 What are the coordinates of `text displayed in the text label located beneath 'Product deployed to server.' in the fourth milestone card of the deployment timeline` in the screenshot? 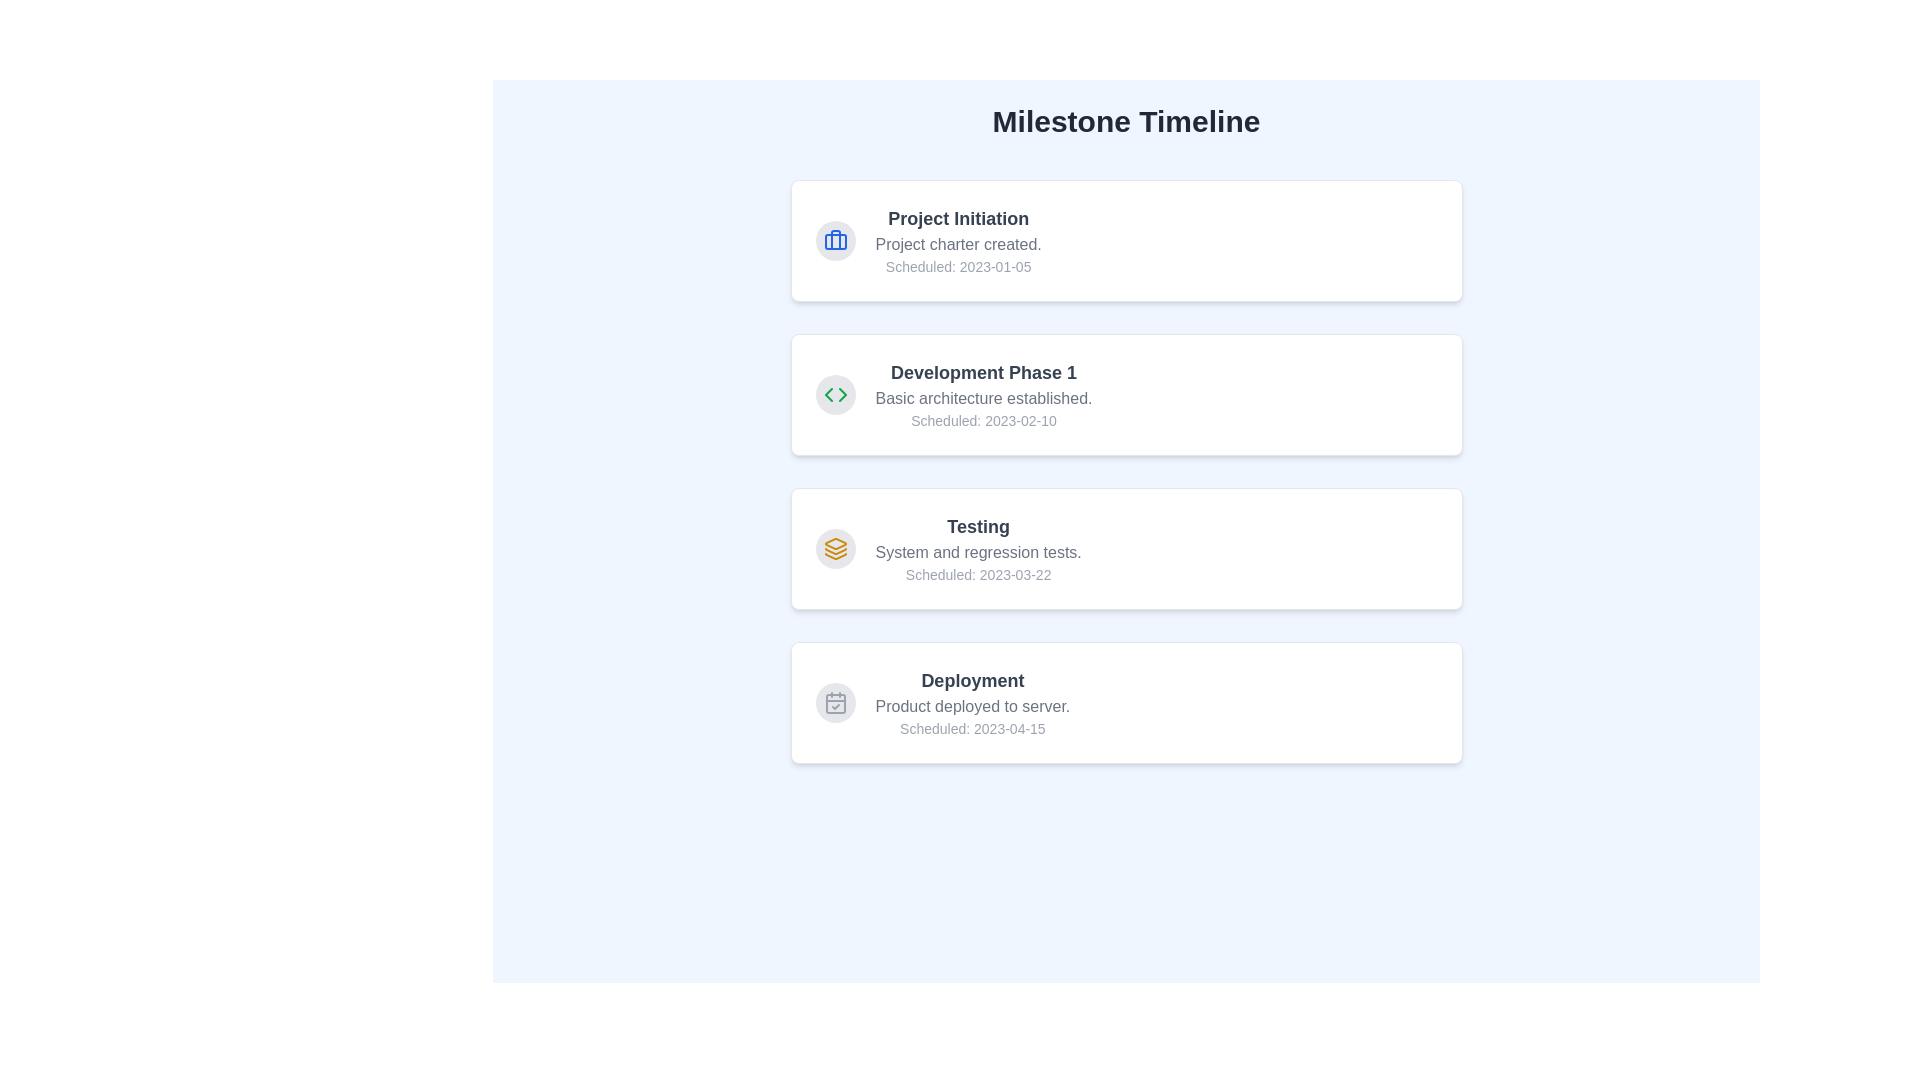 It's located at (972, 729).